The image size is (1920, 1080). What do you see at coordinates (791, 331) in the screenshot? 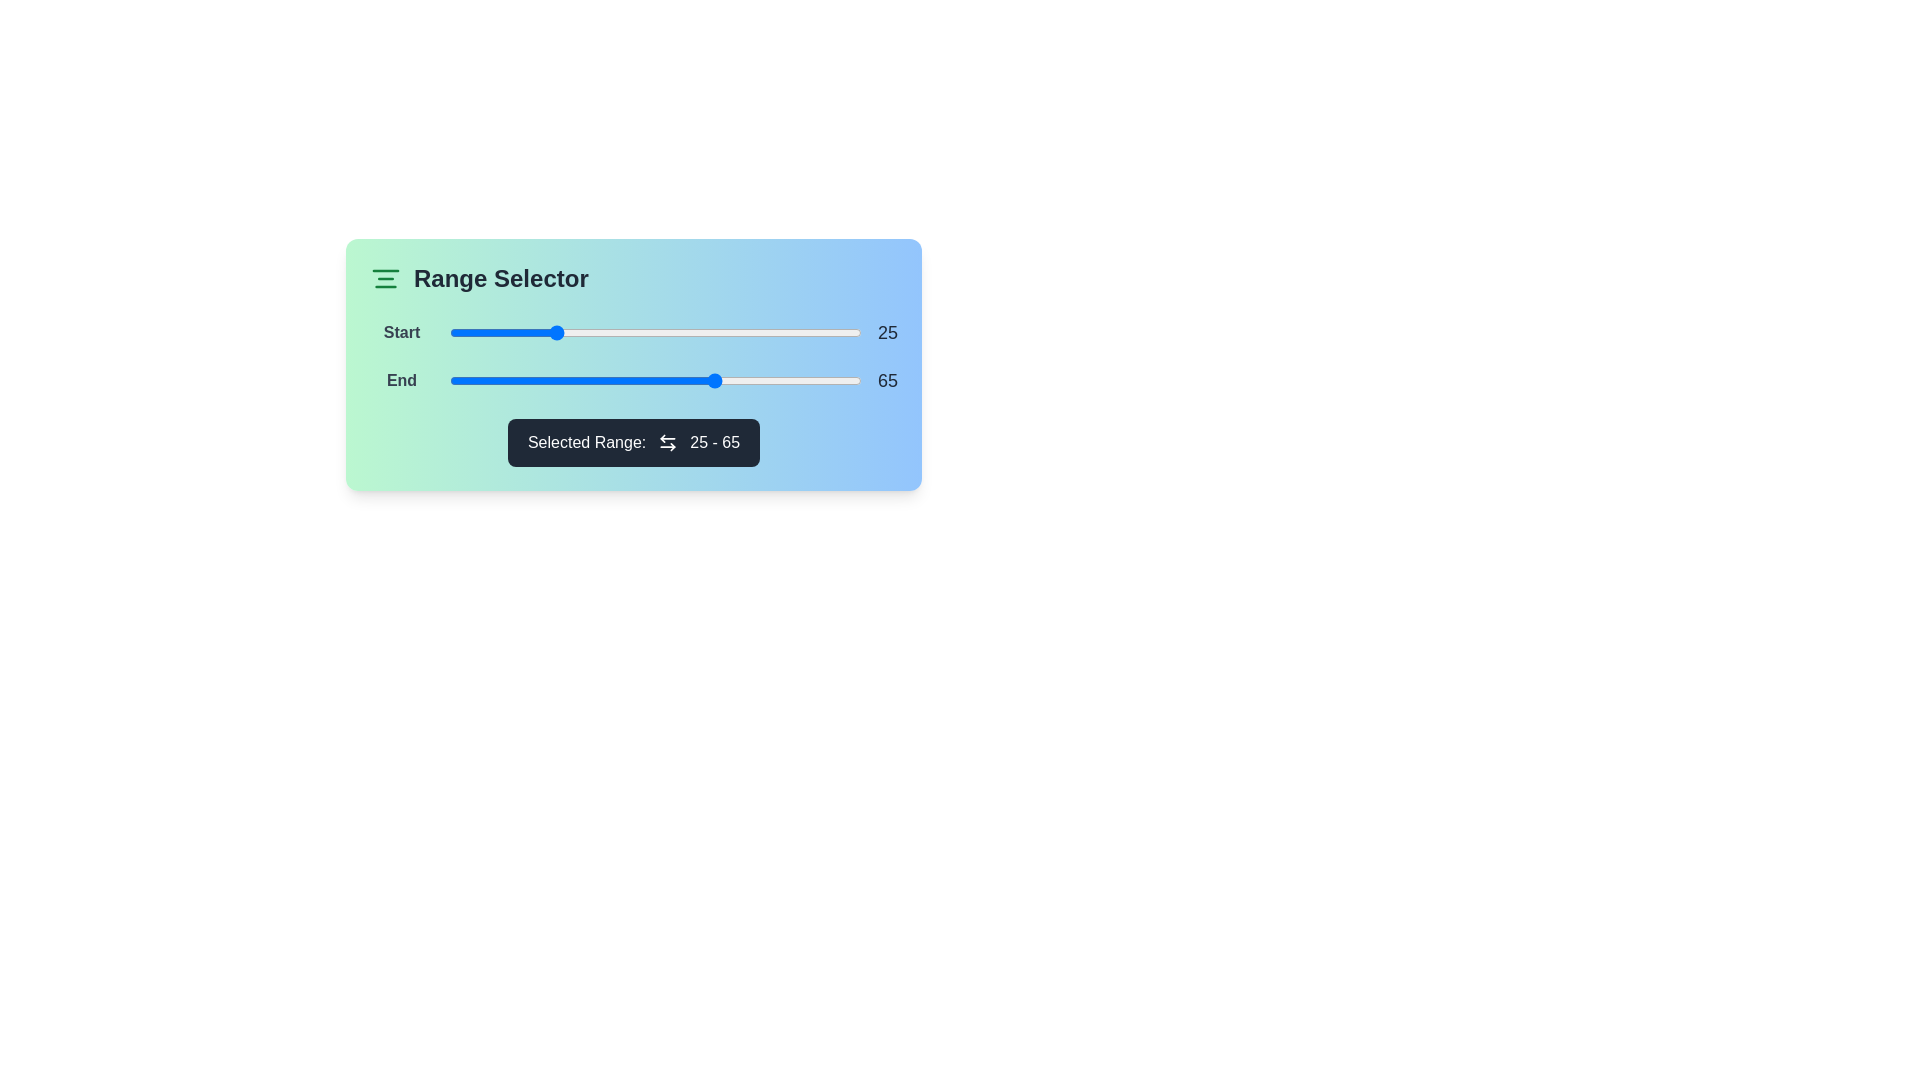
I see `the slider to set the range value to 83` at bounding box center [791, 331].